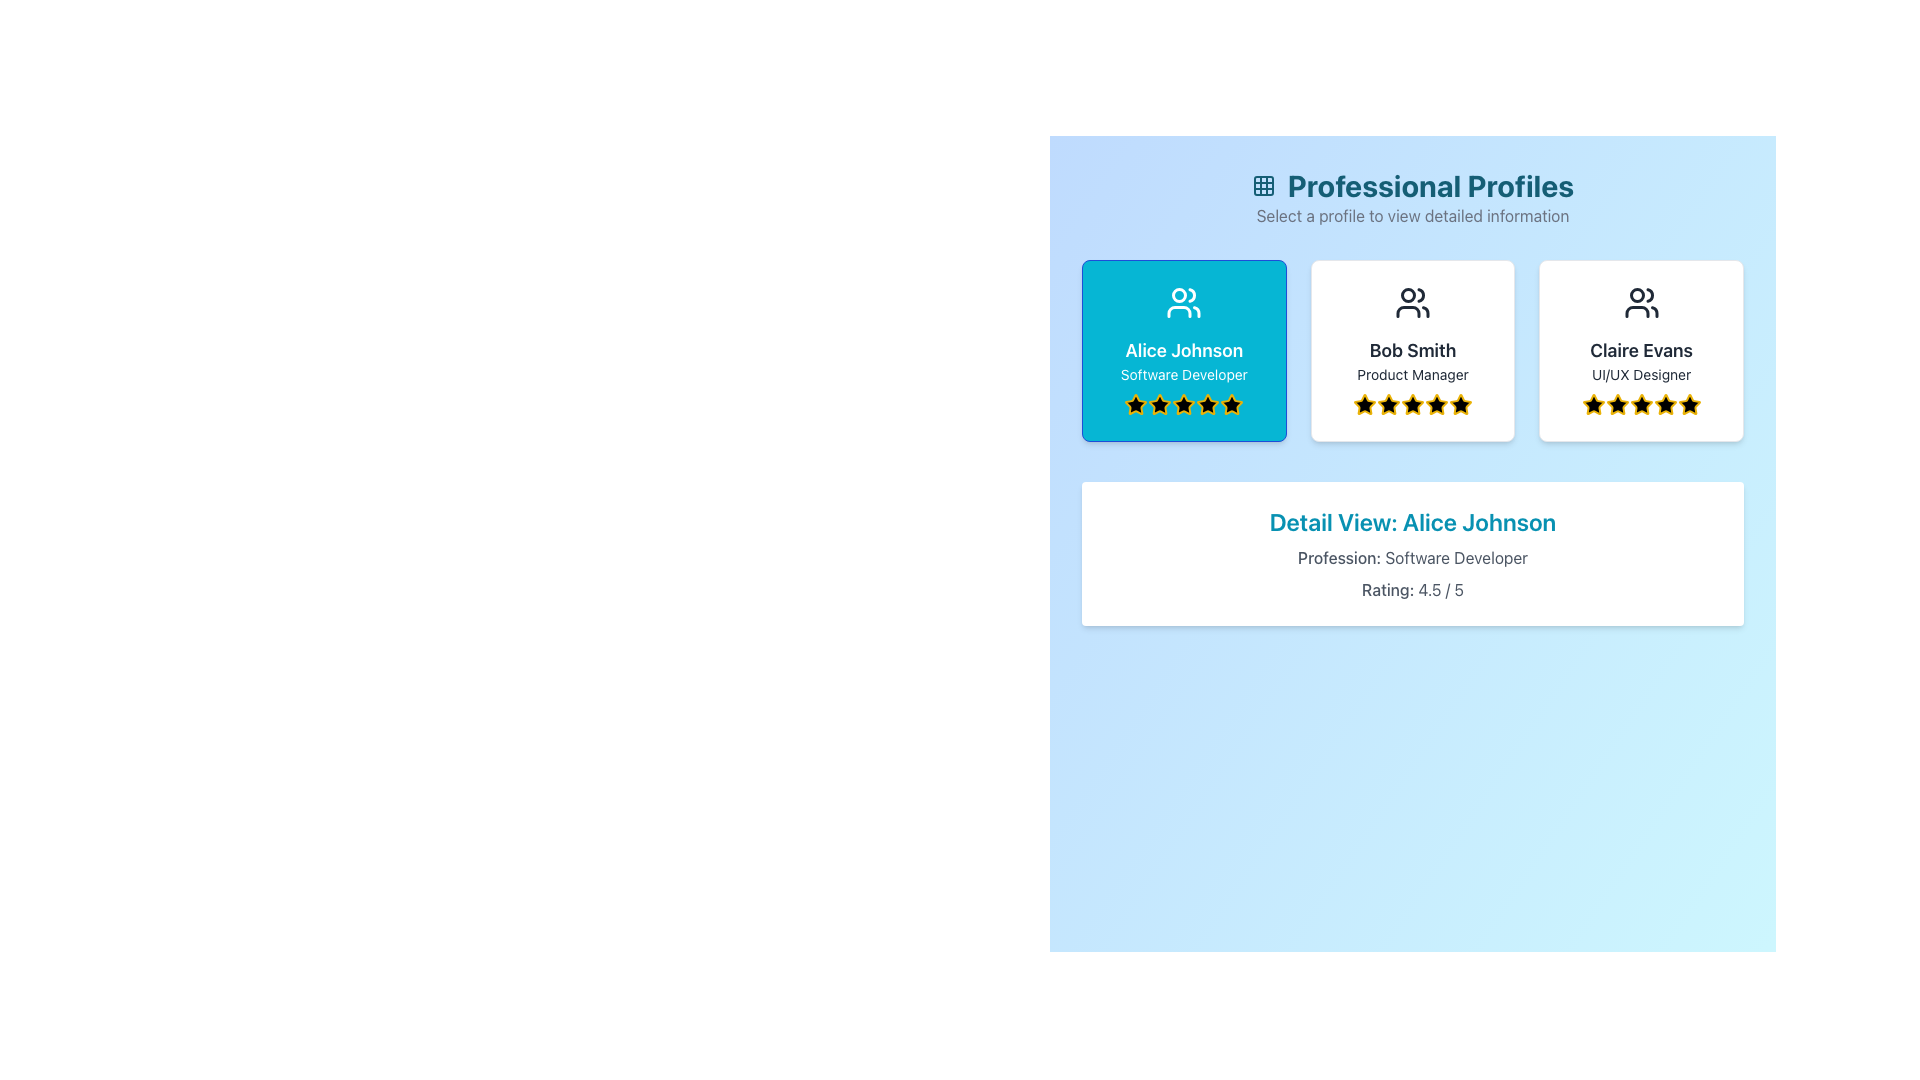  Describe the element at coordinates (1592, 405) in the screenshot. I see `the first star in the 5-star rating system for the 'Claire Evans' profile located below the profile card` at that location.